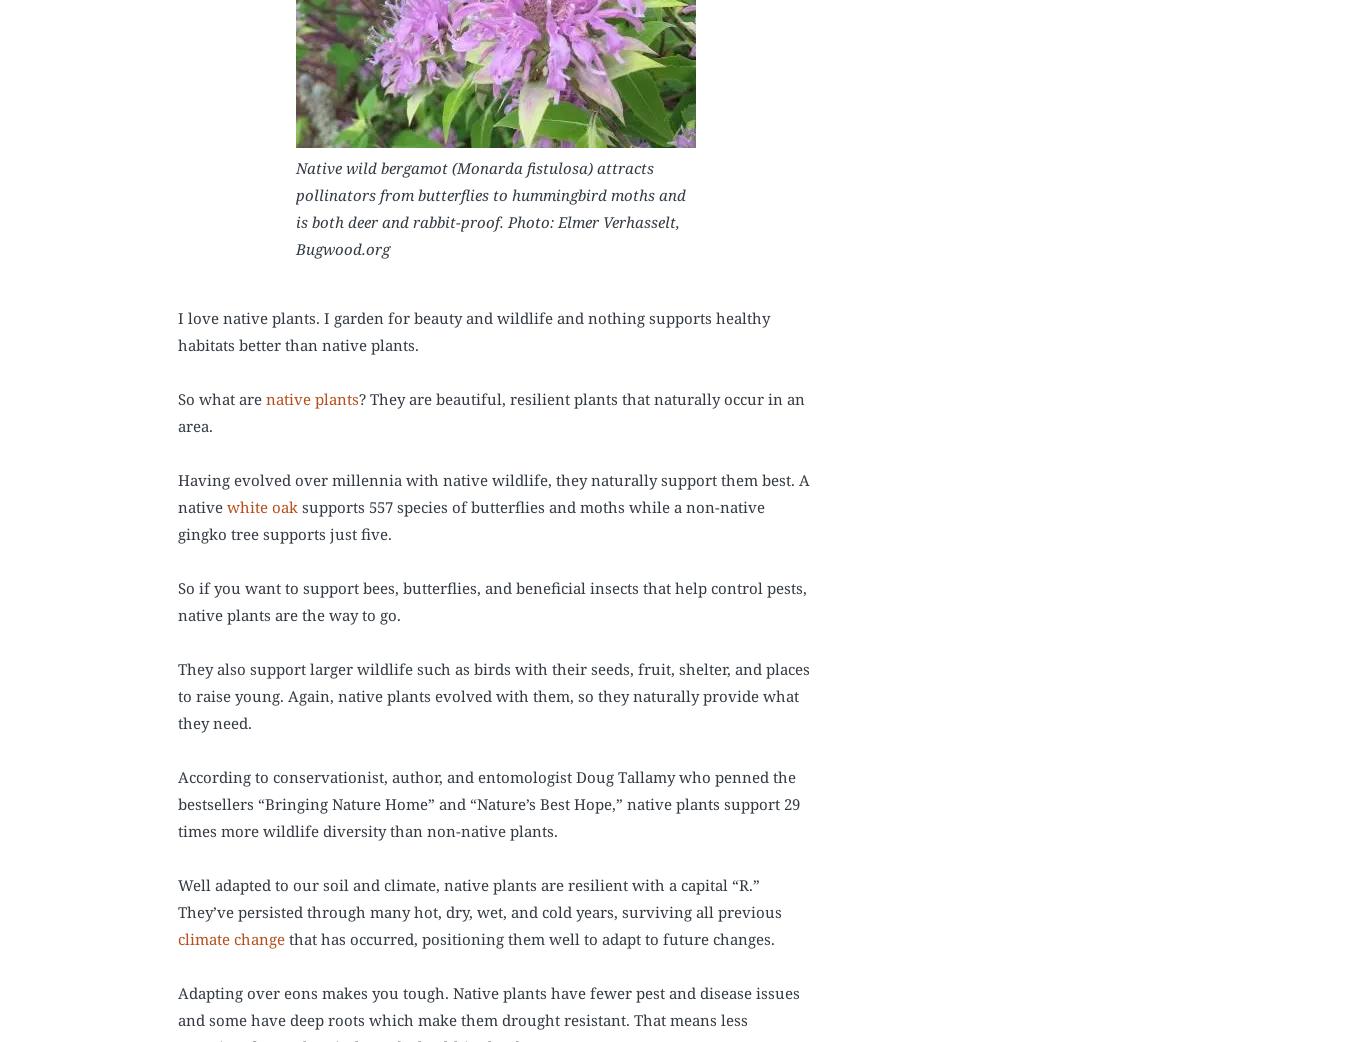 The width and height of the screenshot is (1350, 1042). I want to click on 'Native wild bergamot (Monarda fistulosa) attracts pollinators from butterflies to hummingbird moths and is both deer and rabbit-proof. Photo: Elmer Verhasselt, Bugwood.org', so click(293, 207).